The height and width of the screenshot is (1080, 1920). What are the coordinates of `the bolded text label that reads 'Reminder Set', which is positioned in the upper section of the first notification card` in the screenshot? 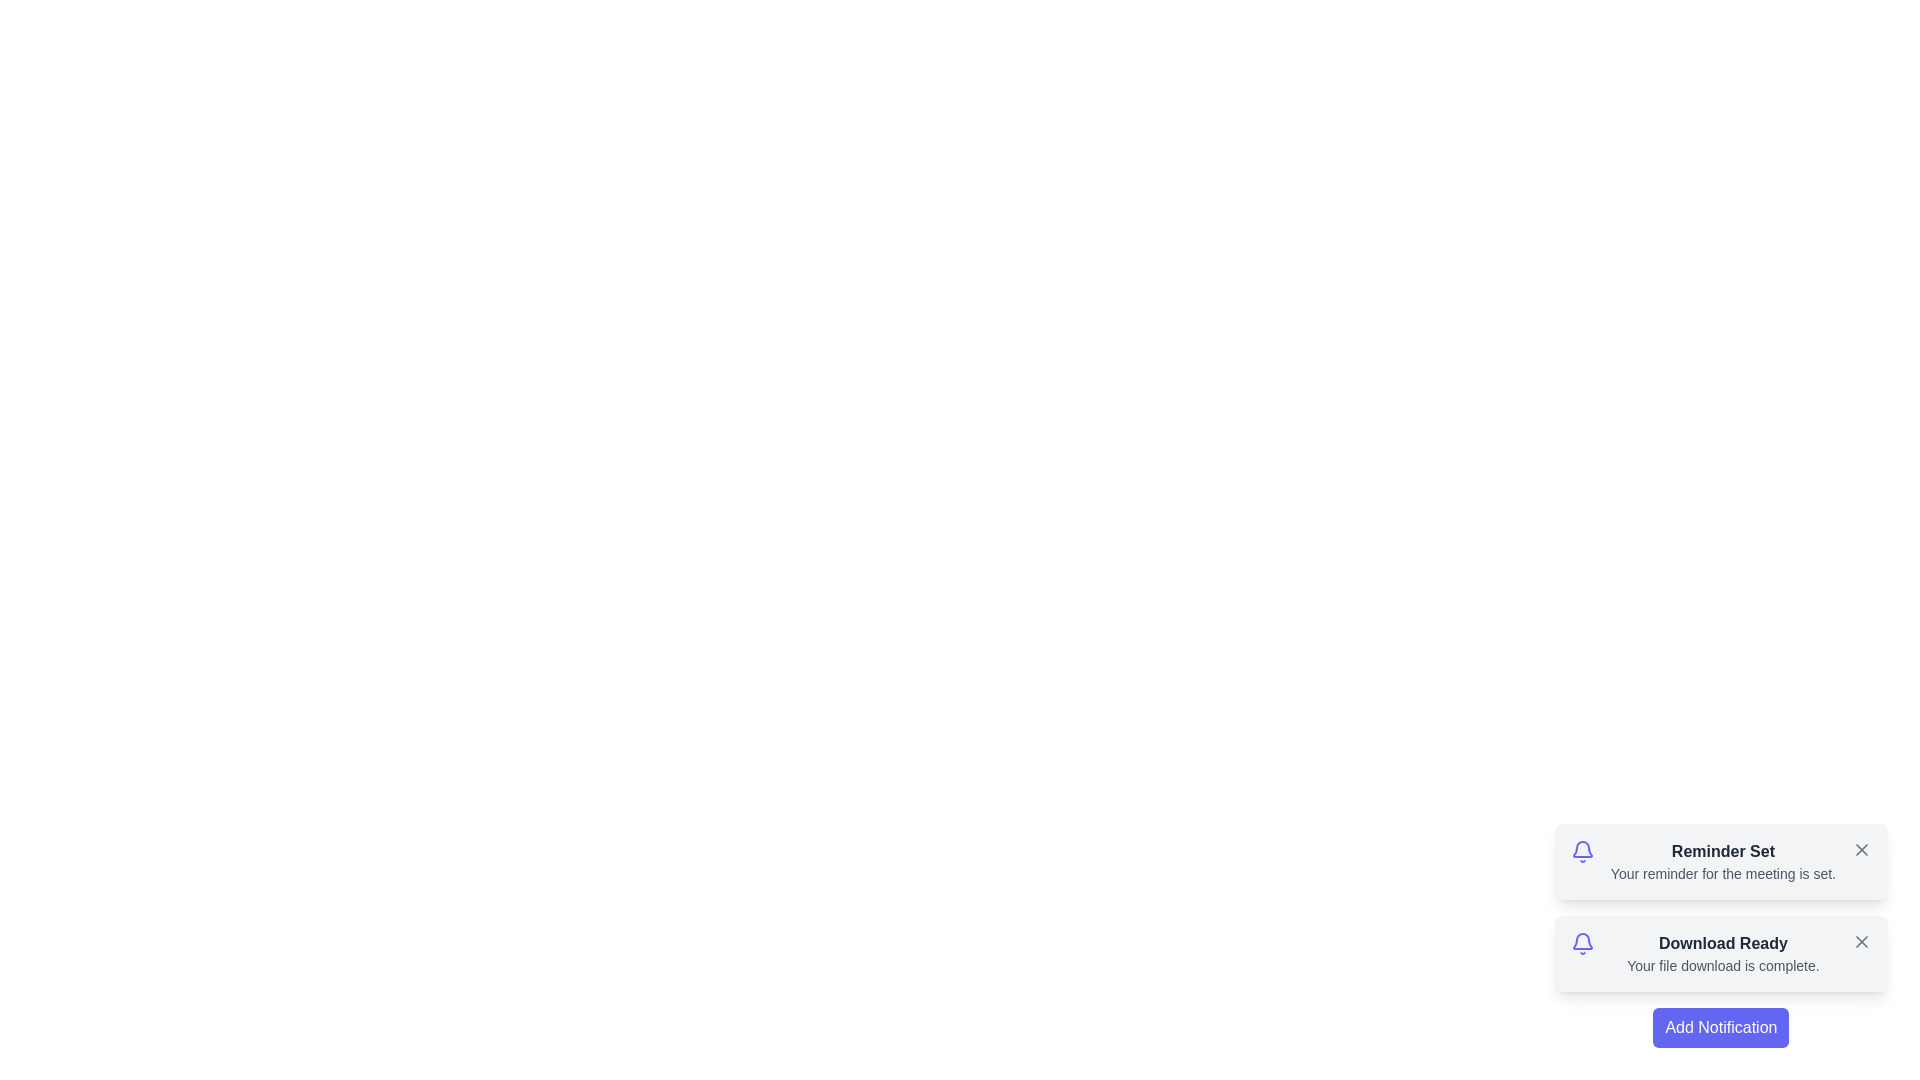 It's located at (1722, 852).